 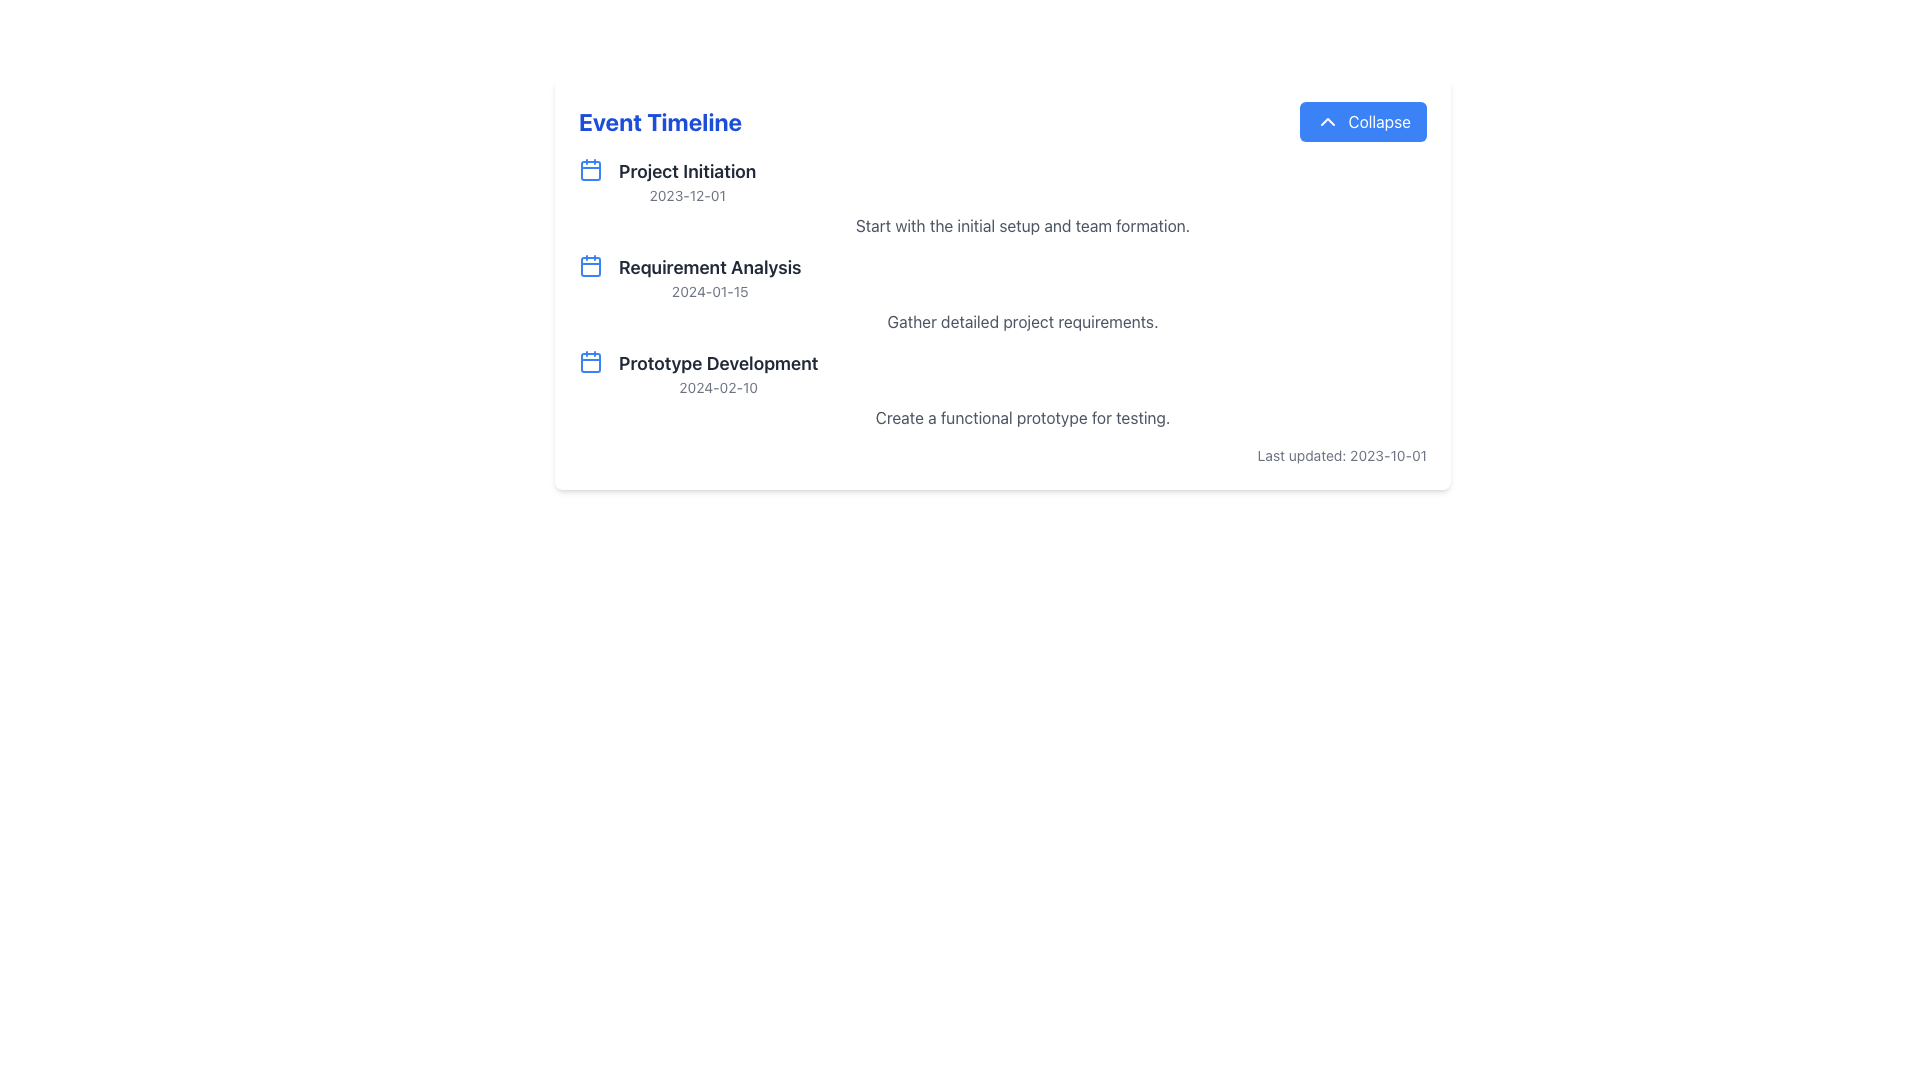 I want to click on the calendar icon located in the third row, associated with 'Prototype Development' and the date '2024-02-10', so click(x=589, y=362).